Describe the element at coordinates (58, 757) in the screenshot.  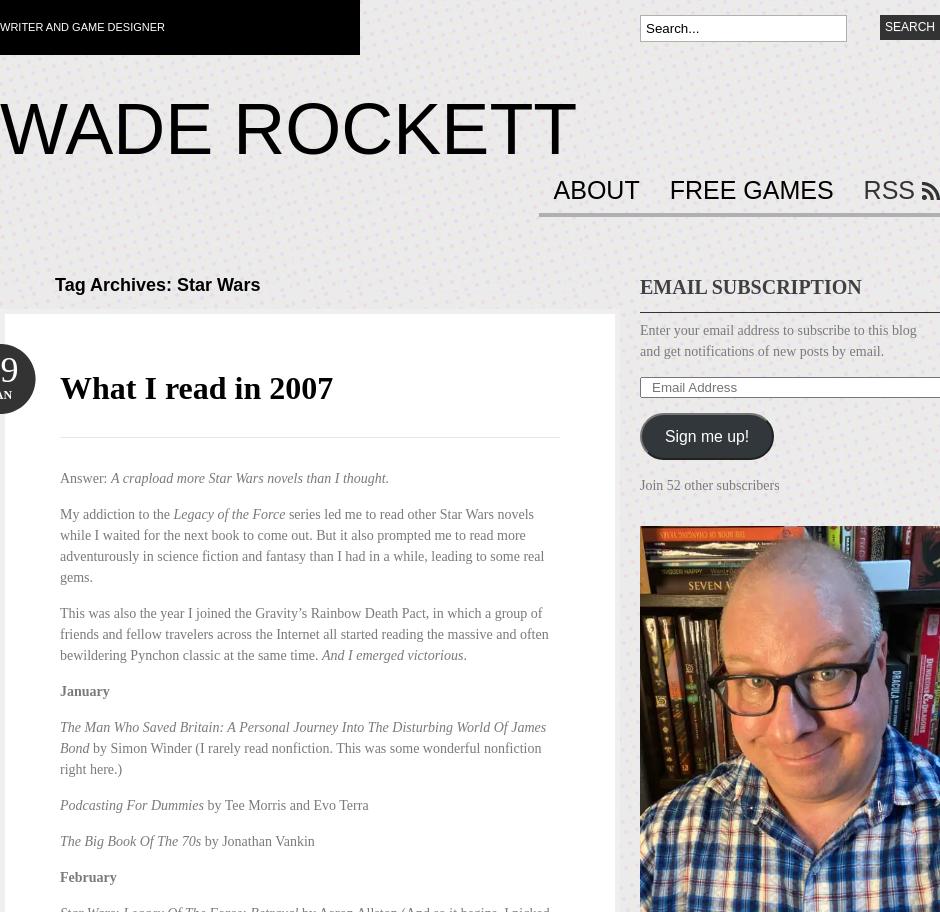
I see `'by Simon Winder (I rarely read nonfiction. This was some wonderful nonfiction right here.)'` at that location.